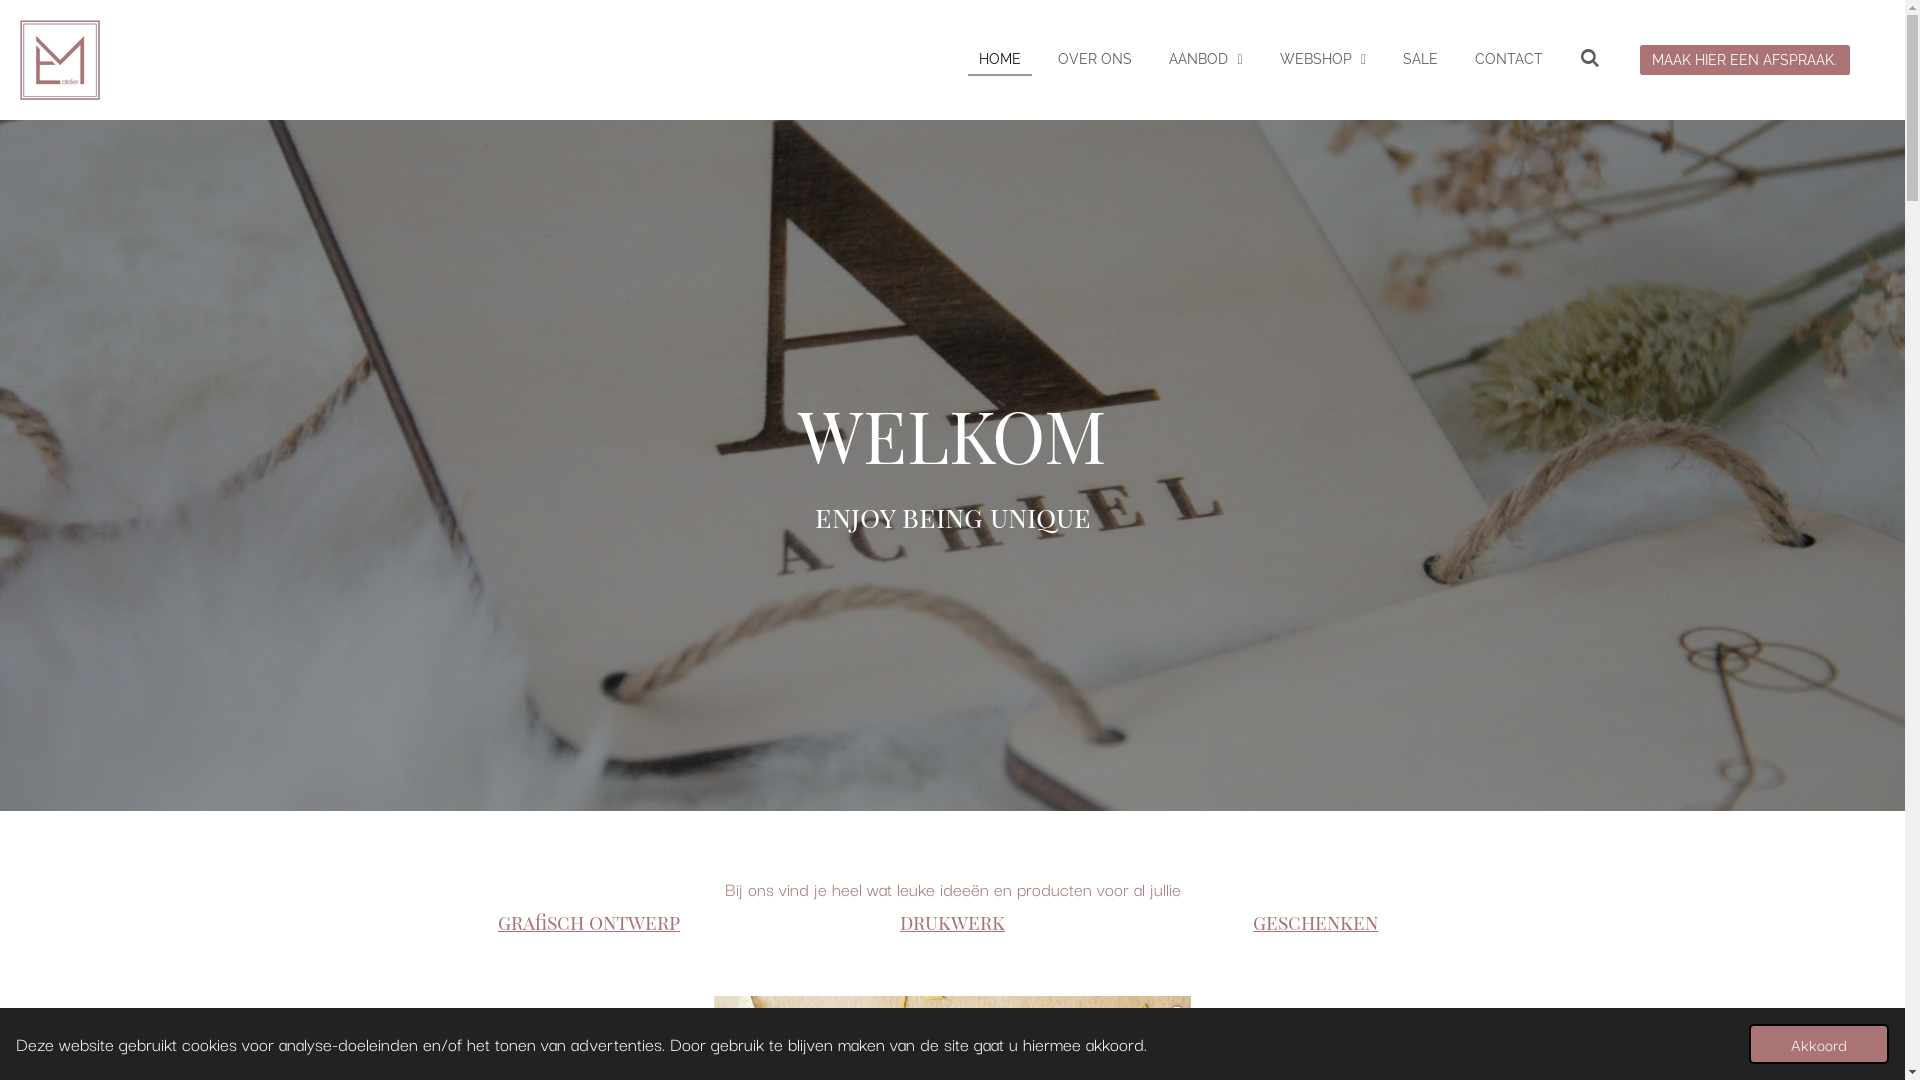 Image resolution: width=1920 pixels, height=1080 pixels. What do you see at coordinates (1744, 58) in the screenshot?
I see `'MAAK HIER EEN AFSPRAAK.'` at bounding box center [1744, 58].